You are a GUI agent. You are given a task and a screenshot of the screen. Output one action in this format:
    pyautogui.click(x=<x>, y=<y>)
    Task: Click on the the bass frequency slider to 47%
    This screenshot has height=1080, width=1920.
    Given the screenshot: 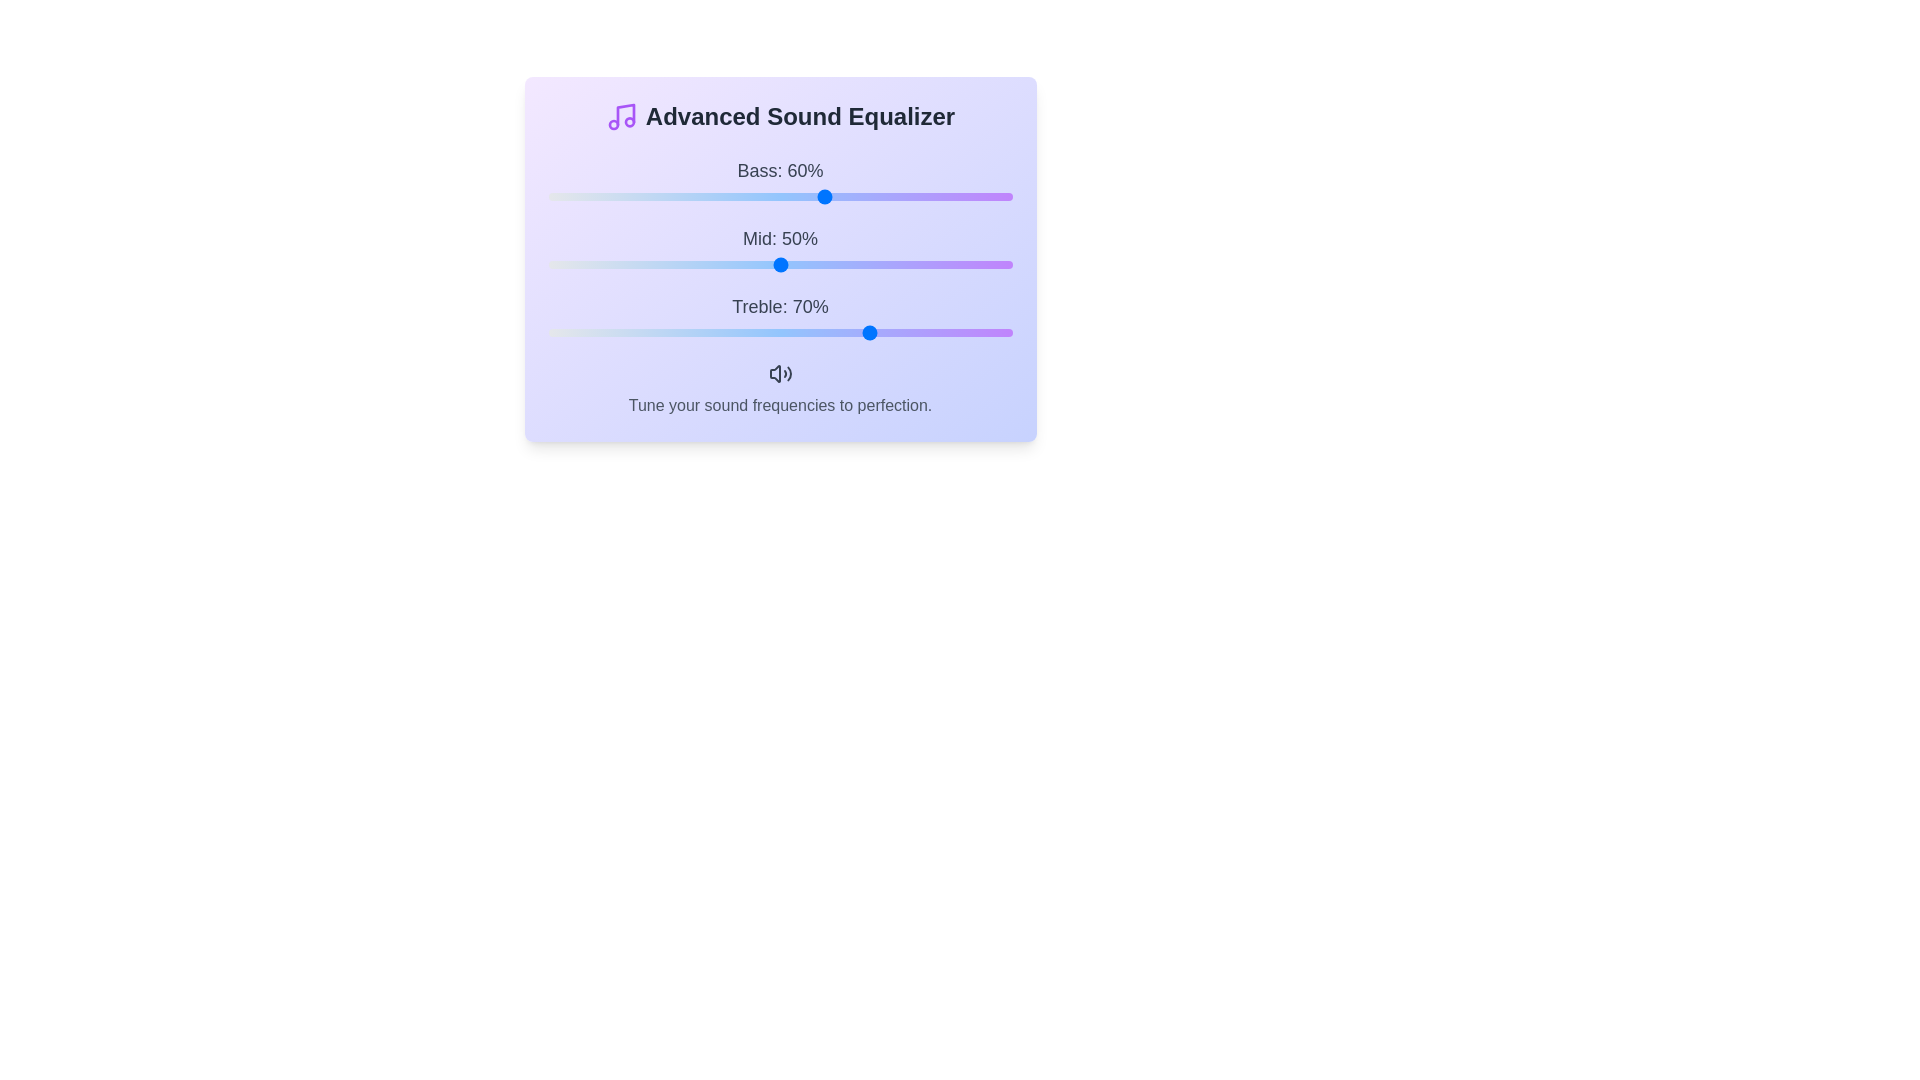 What is the action you would take?
    pyautogui.click(x=765, y=196)
    